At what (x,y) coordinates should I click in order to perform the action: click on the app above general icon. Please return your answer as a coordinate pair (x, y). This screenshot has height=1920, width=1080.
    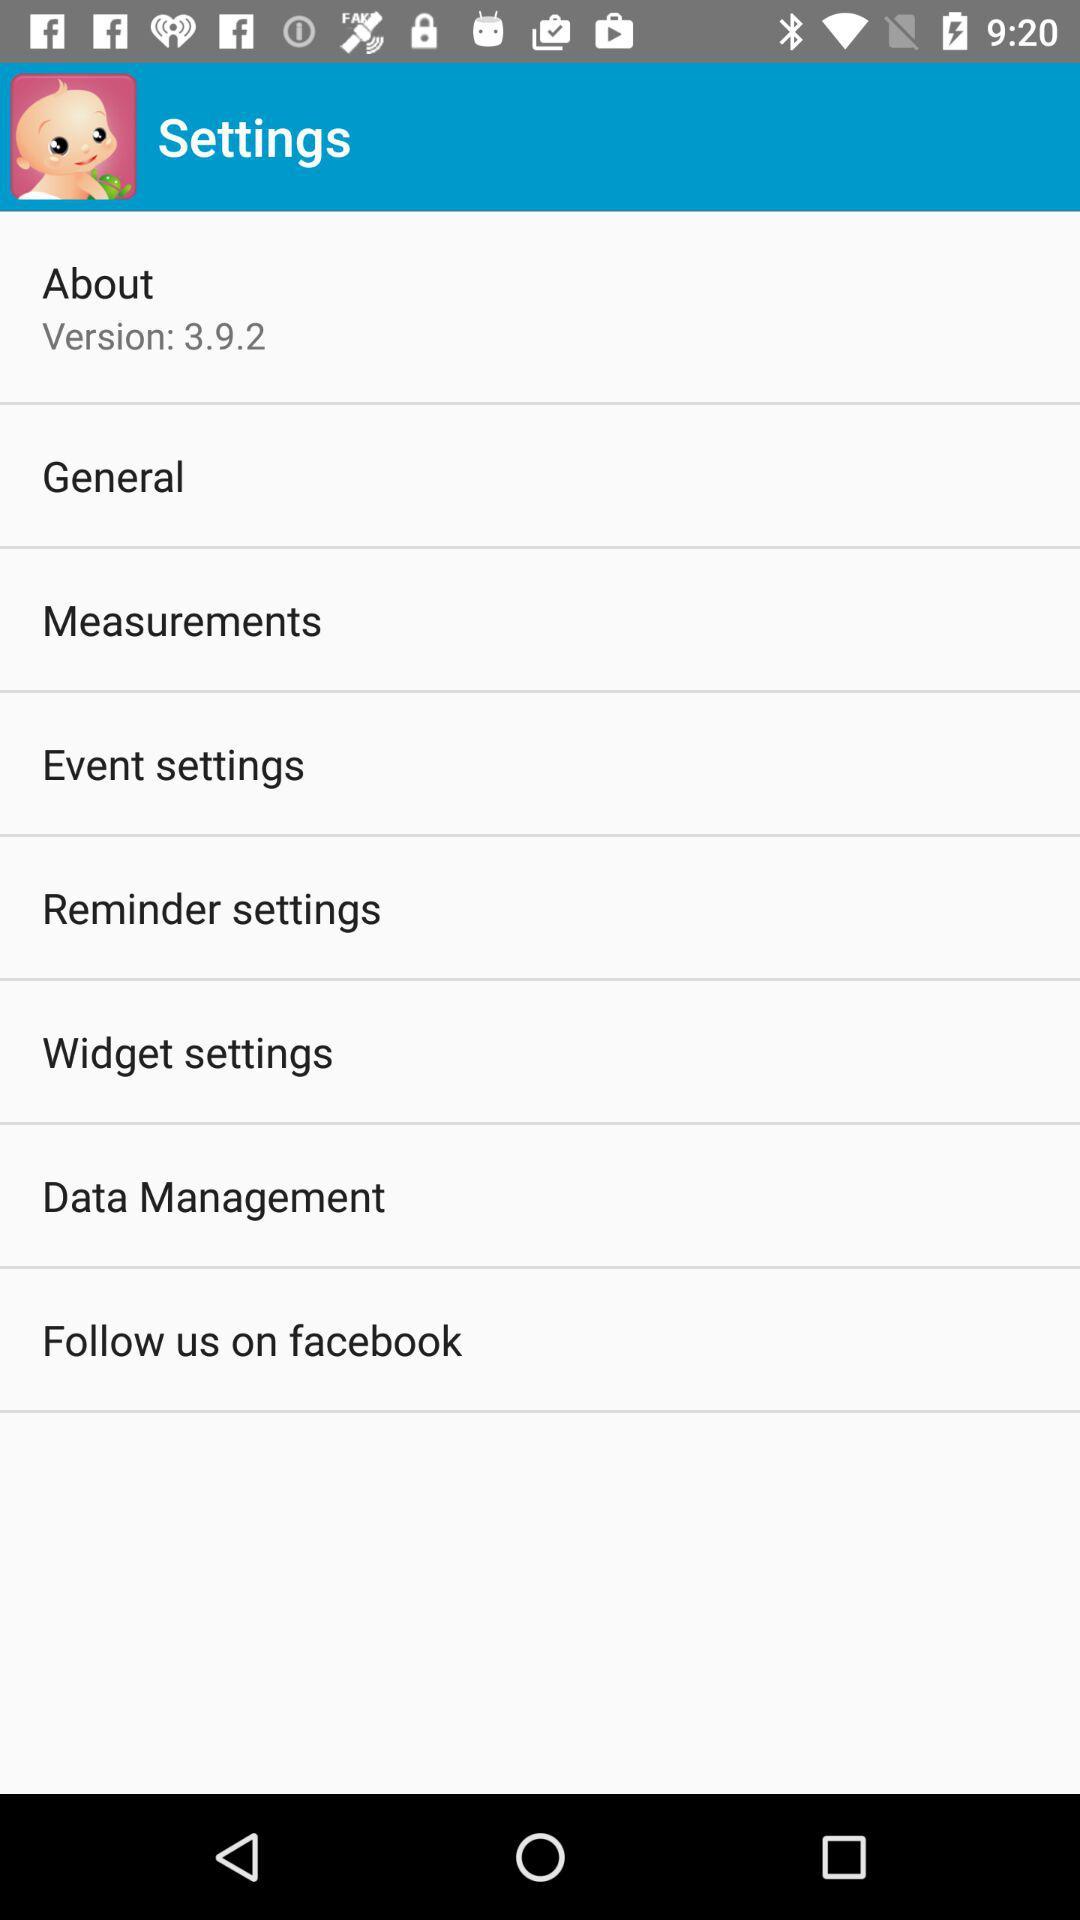
    Looking at the image, I should click on (153, 335).